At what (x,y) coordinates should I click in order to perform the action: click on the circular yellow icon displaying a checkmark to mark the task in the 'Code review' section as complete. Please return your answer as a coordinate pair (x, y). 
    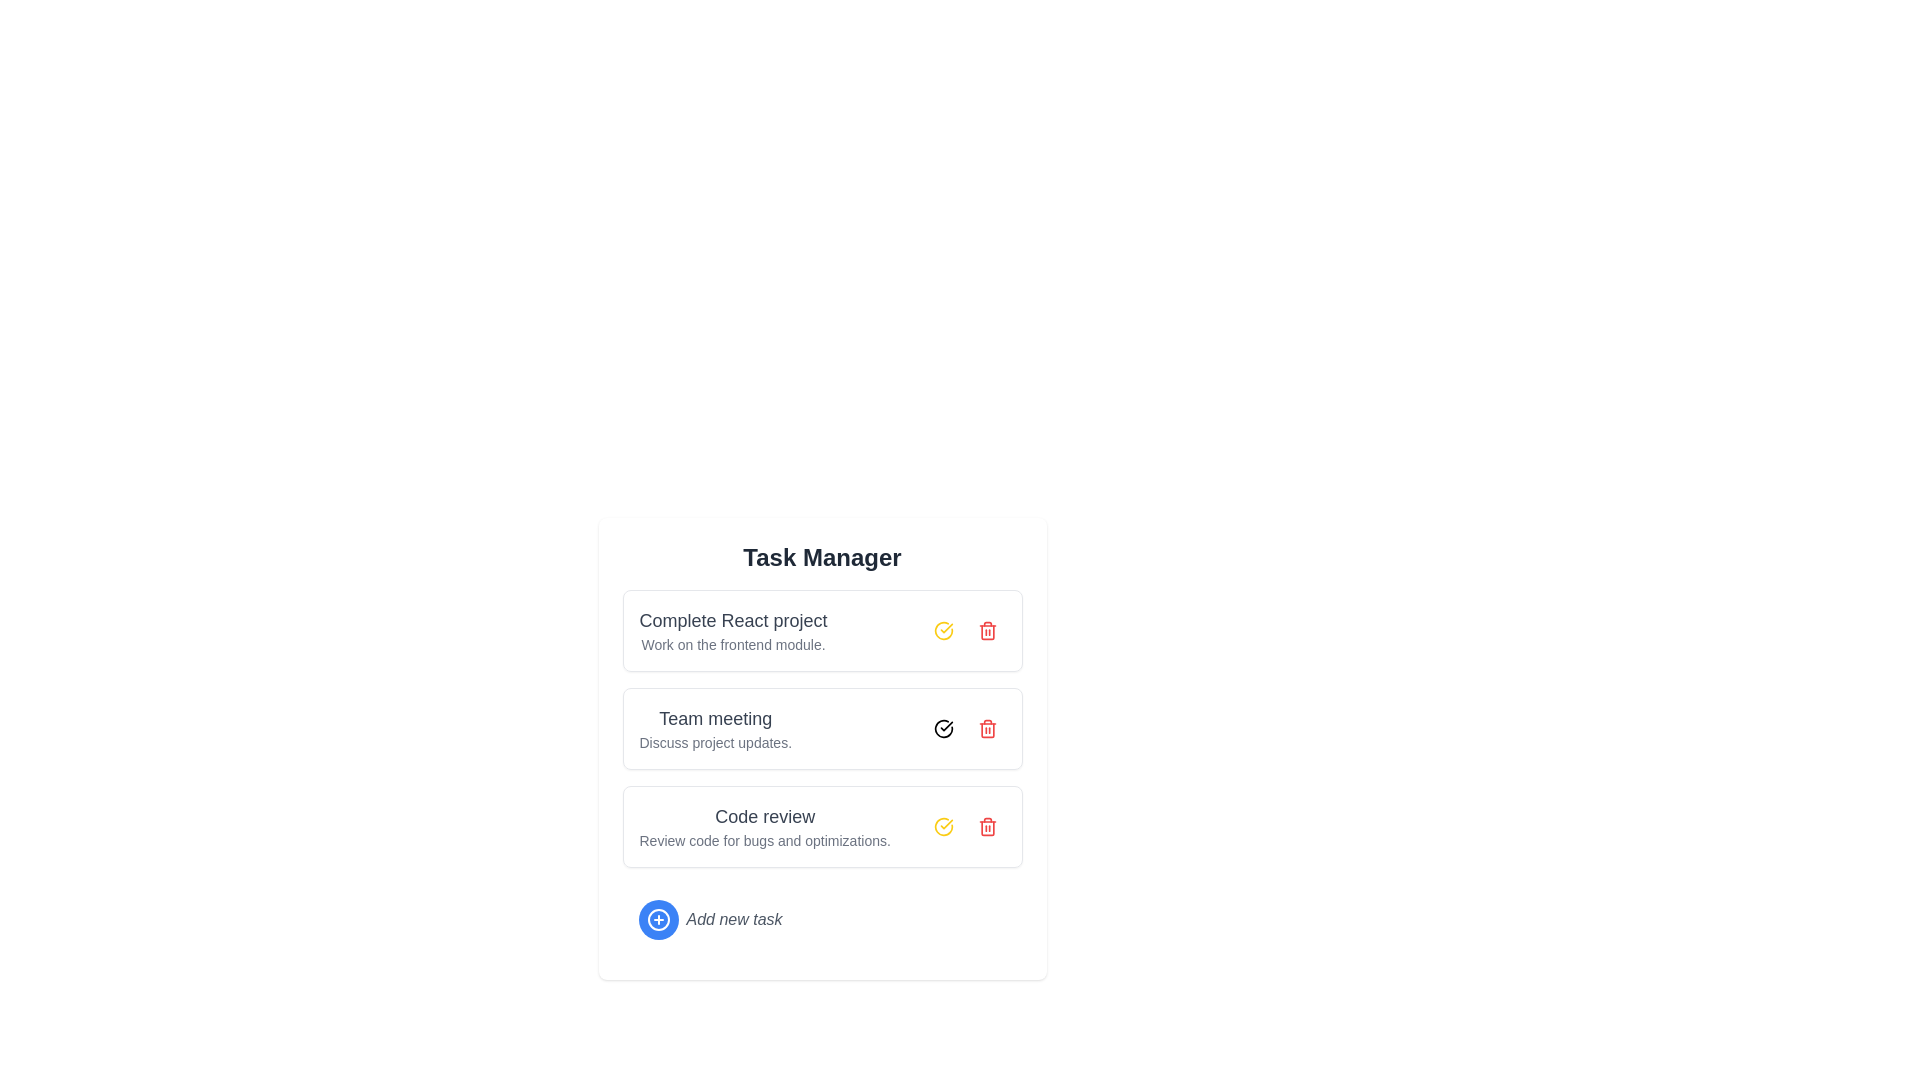
    Looking at the image, I should click on (942, 826).